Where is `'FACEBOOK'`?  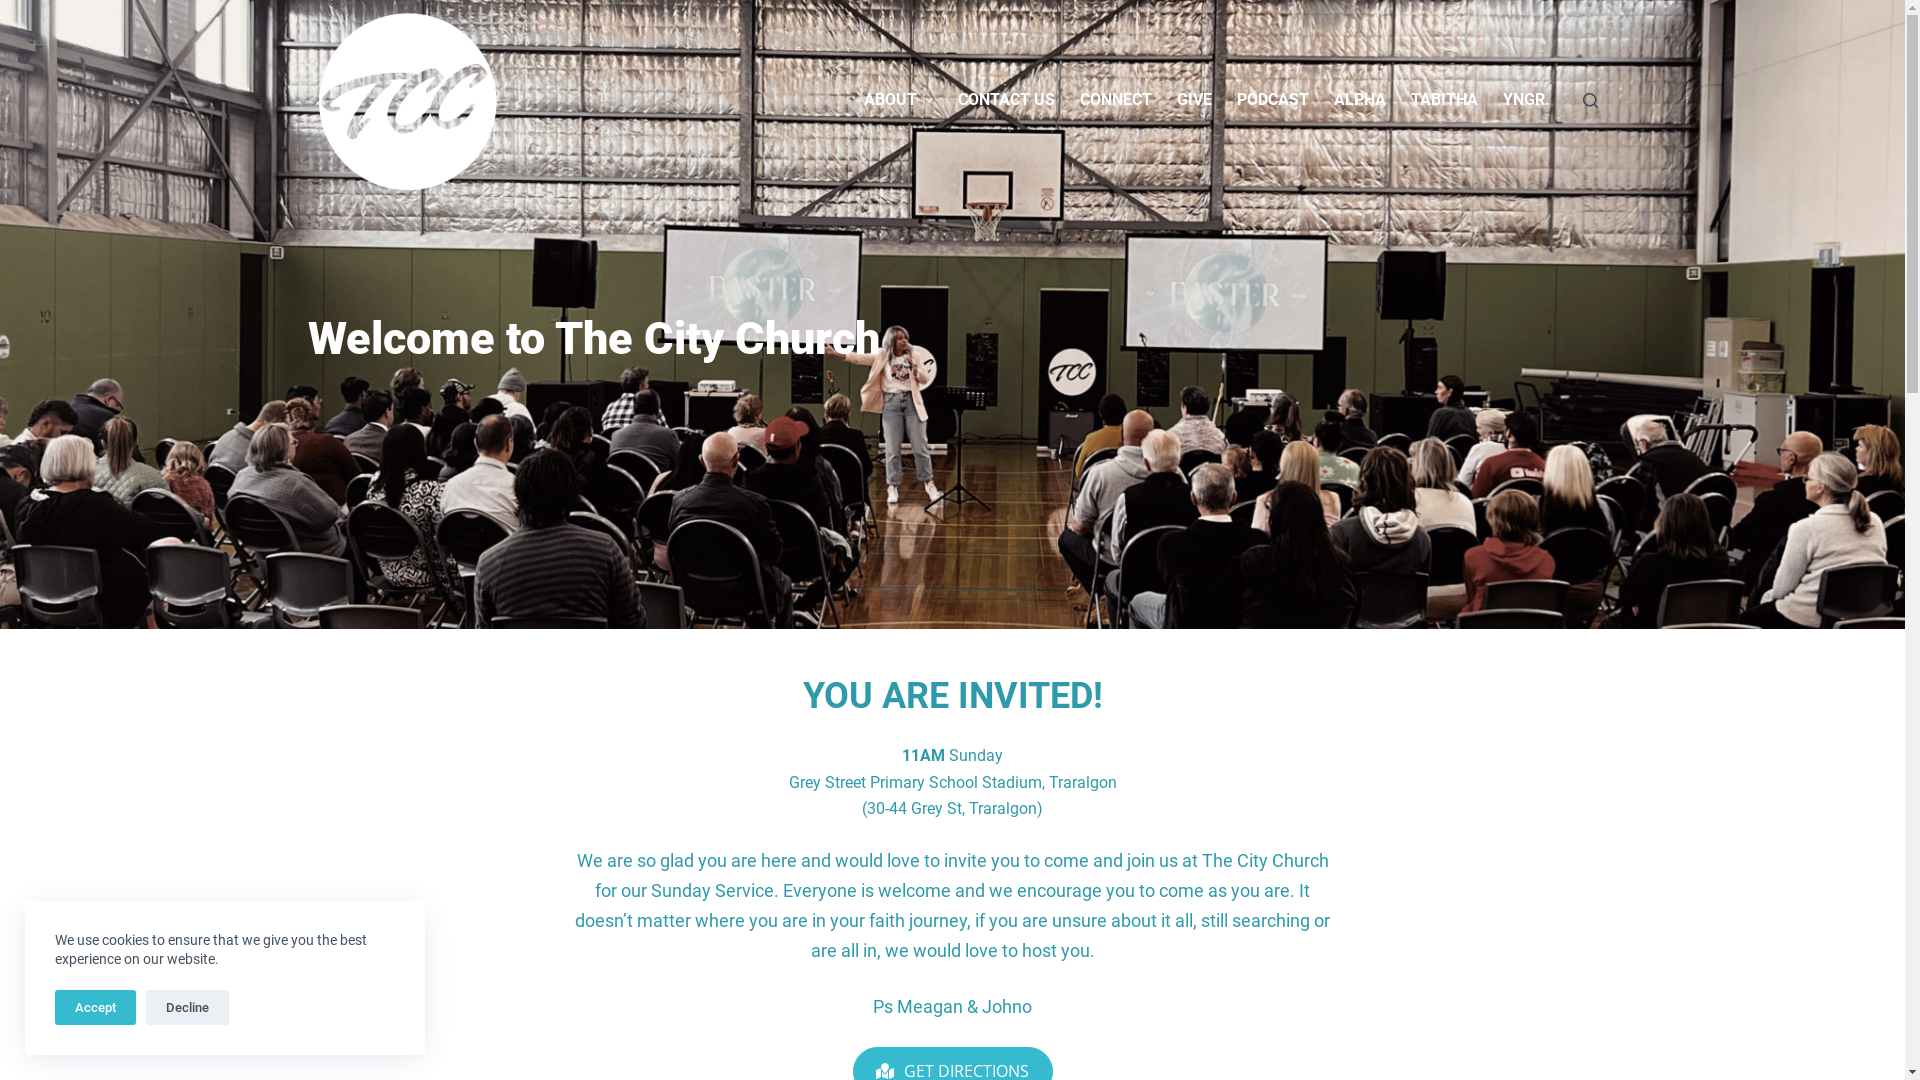
'FACEBOOK' is located at coordinates (1410, 874).